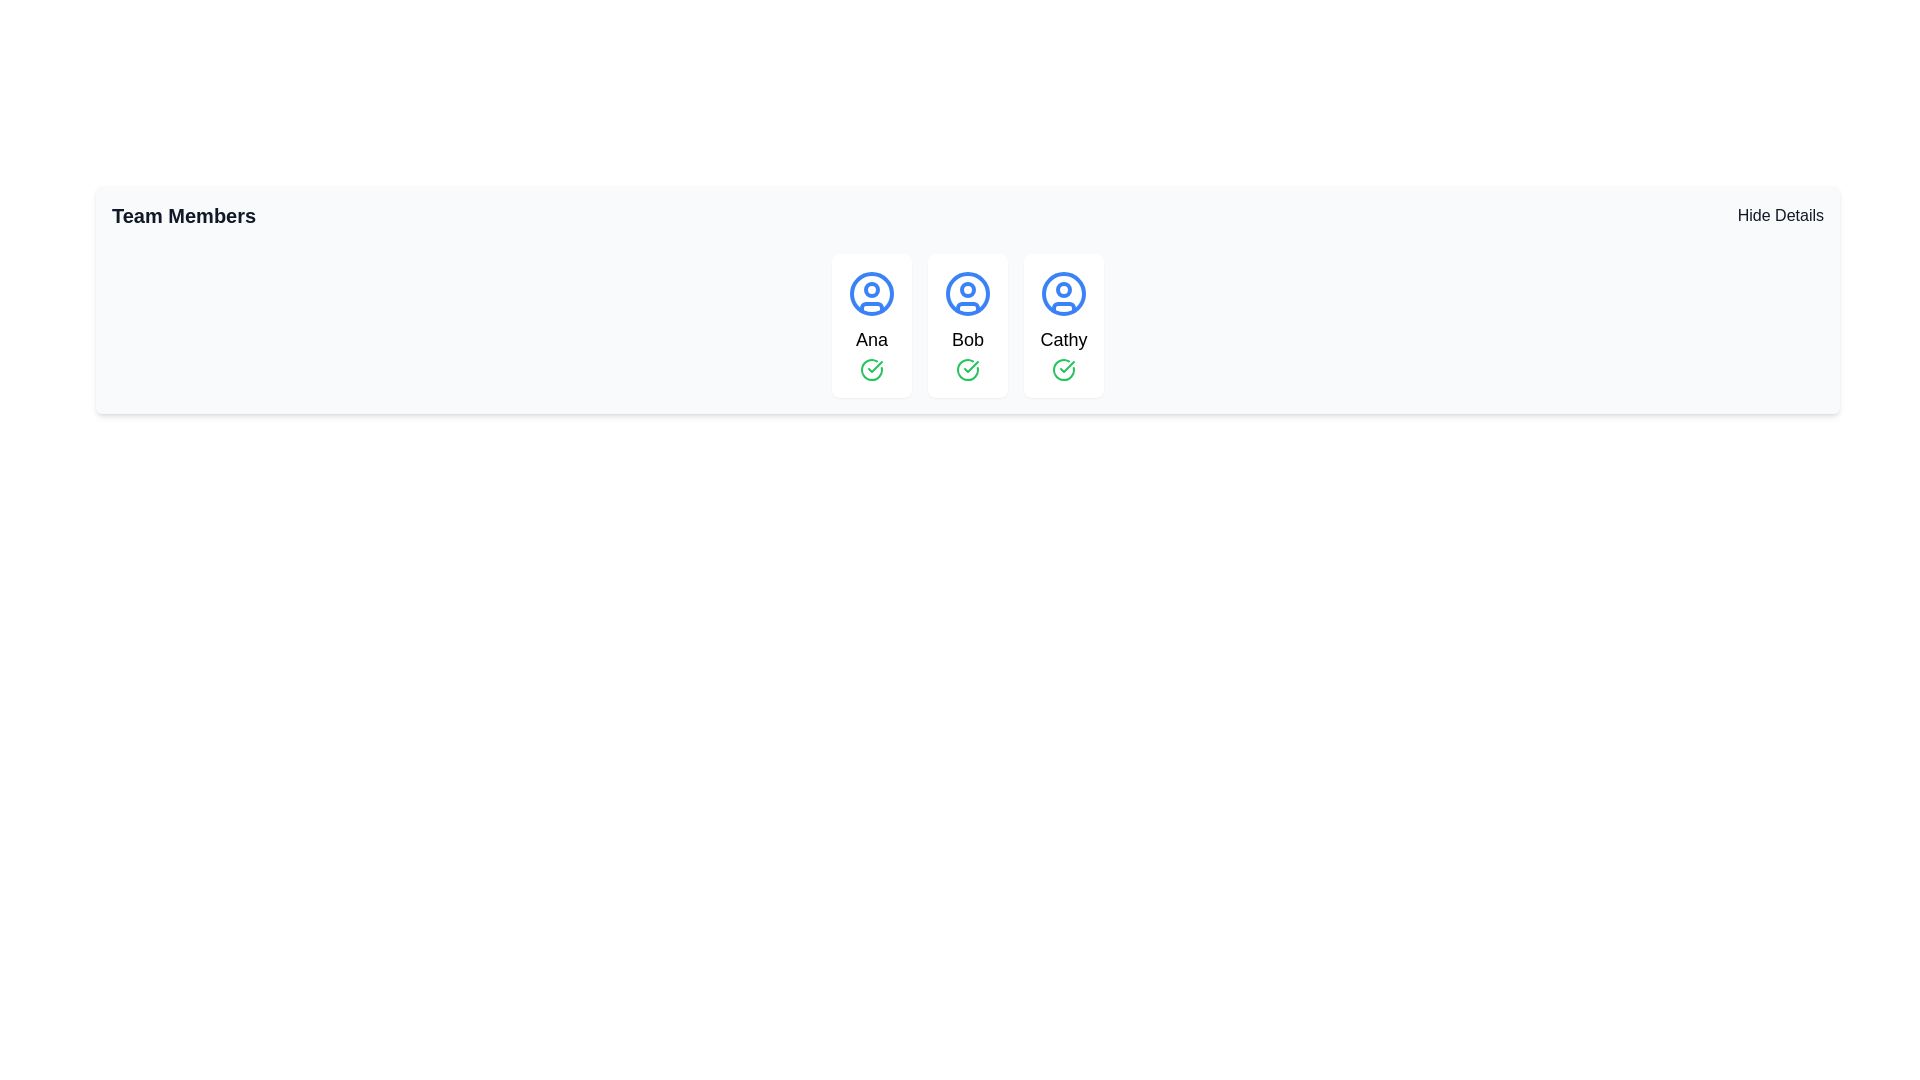 The height and width of the screenshot is (1080, 1920). What do you see at coordinates (1063, 289) in the screenshot?
I see `the upper portion of the inner circle of the user avatar icon representing 'Cathy'` at bounding box center [1063, 289].